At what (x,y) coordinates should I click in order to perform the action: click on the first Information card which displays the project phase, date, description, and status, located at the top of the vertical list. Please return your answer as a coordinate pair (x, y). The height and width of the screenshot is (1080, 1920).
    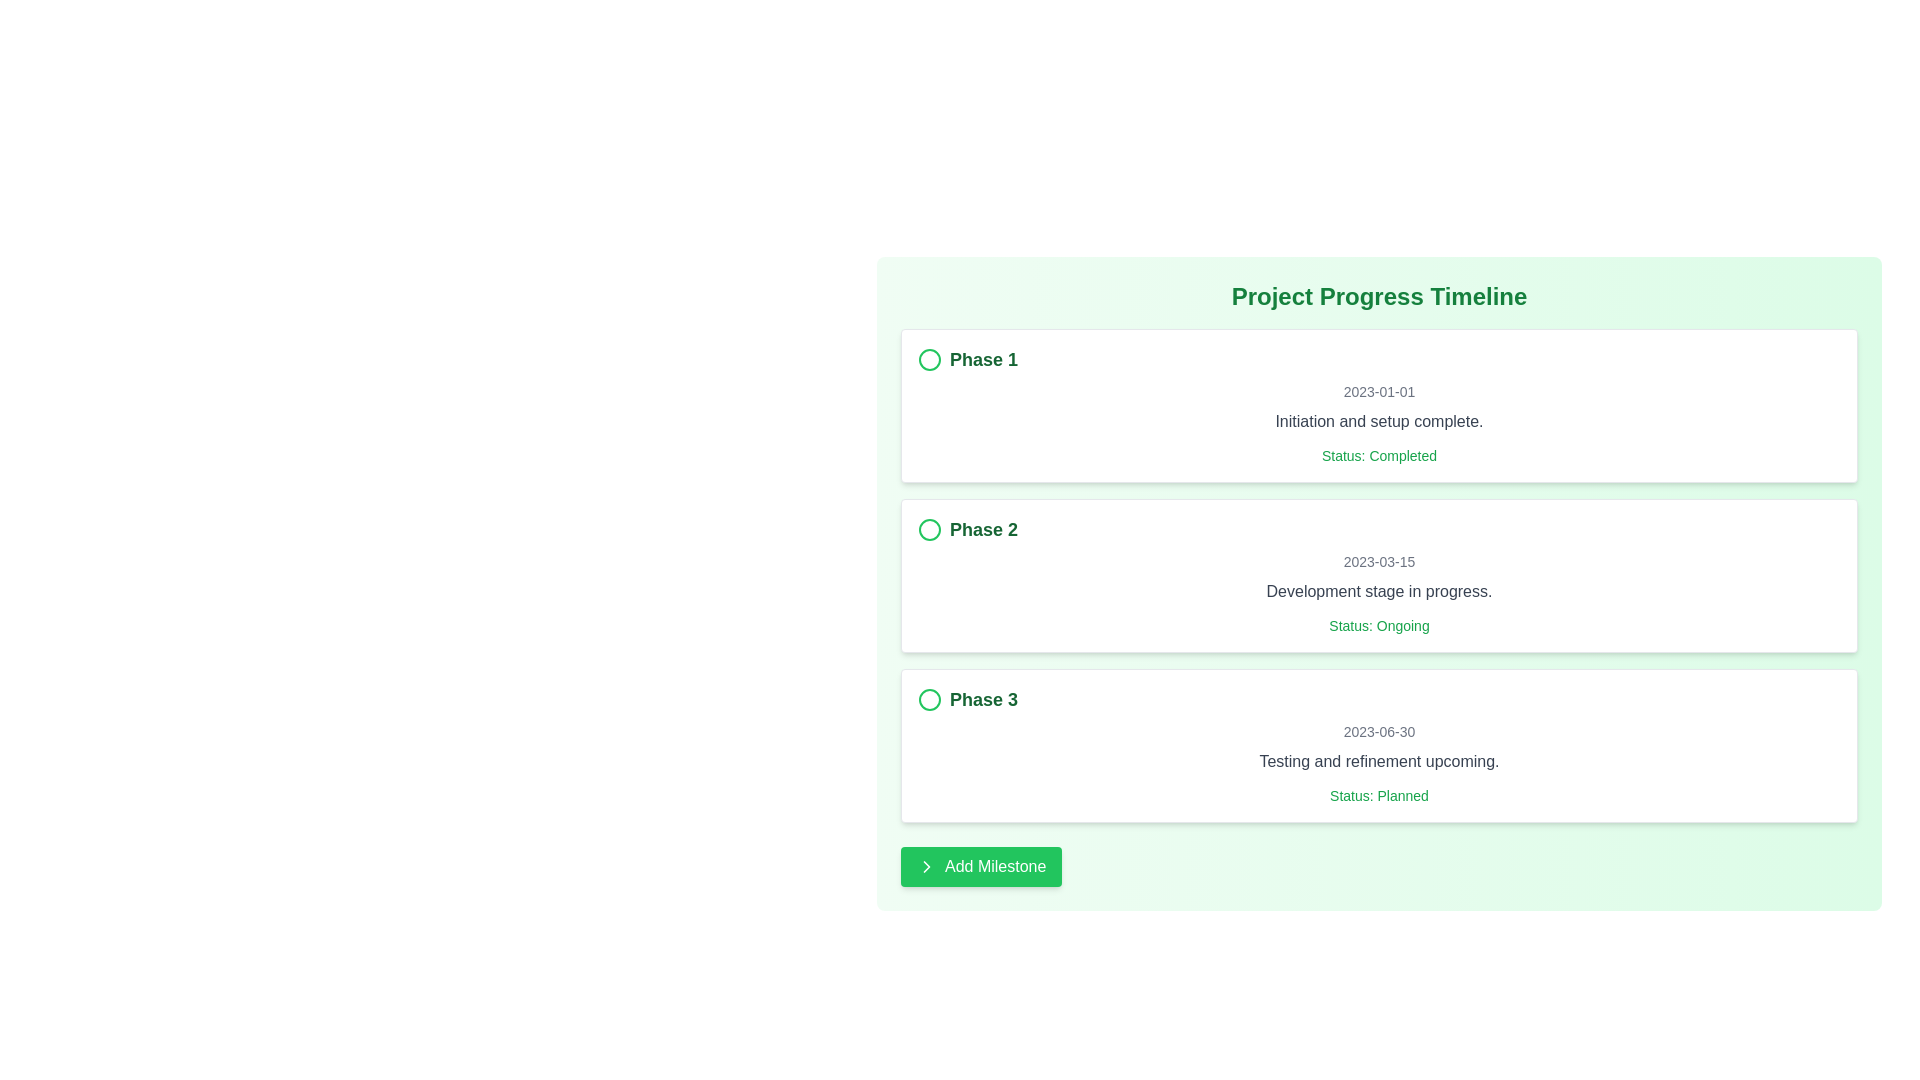
    Looking at the image, I should click on (1378, 405).